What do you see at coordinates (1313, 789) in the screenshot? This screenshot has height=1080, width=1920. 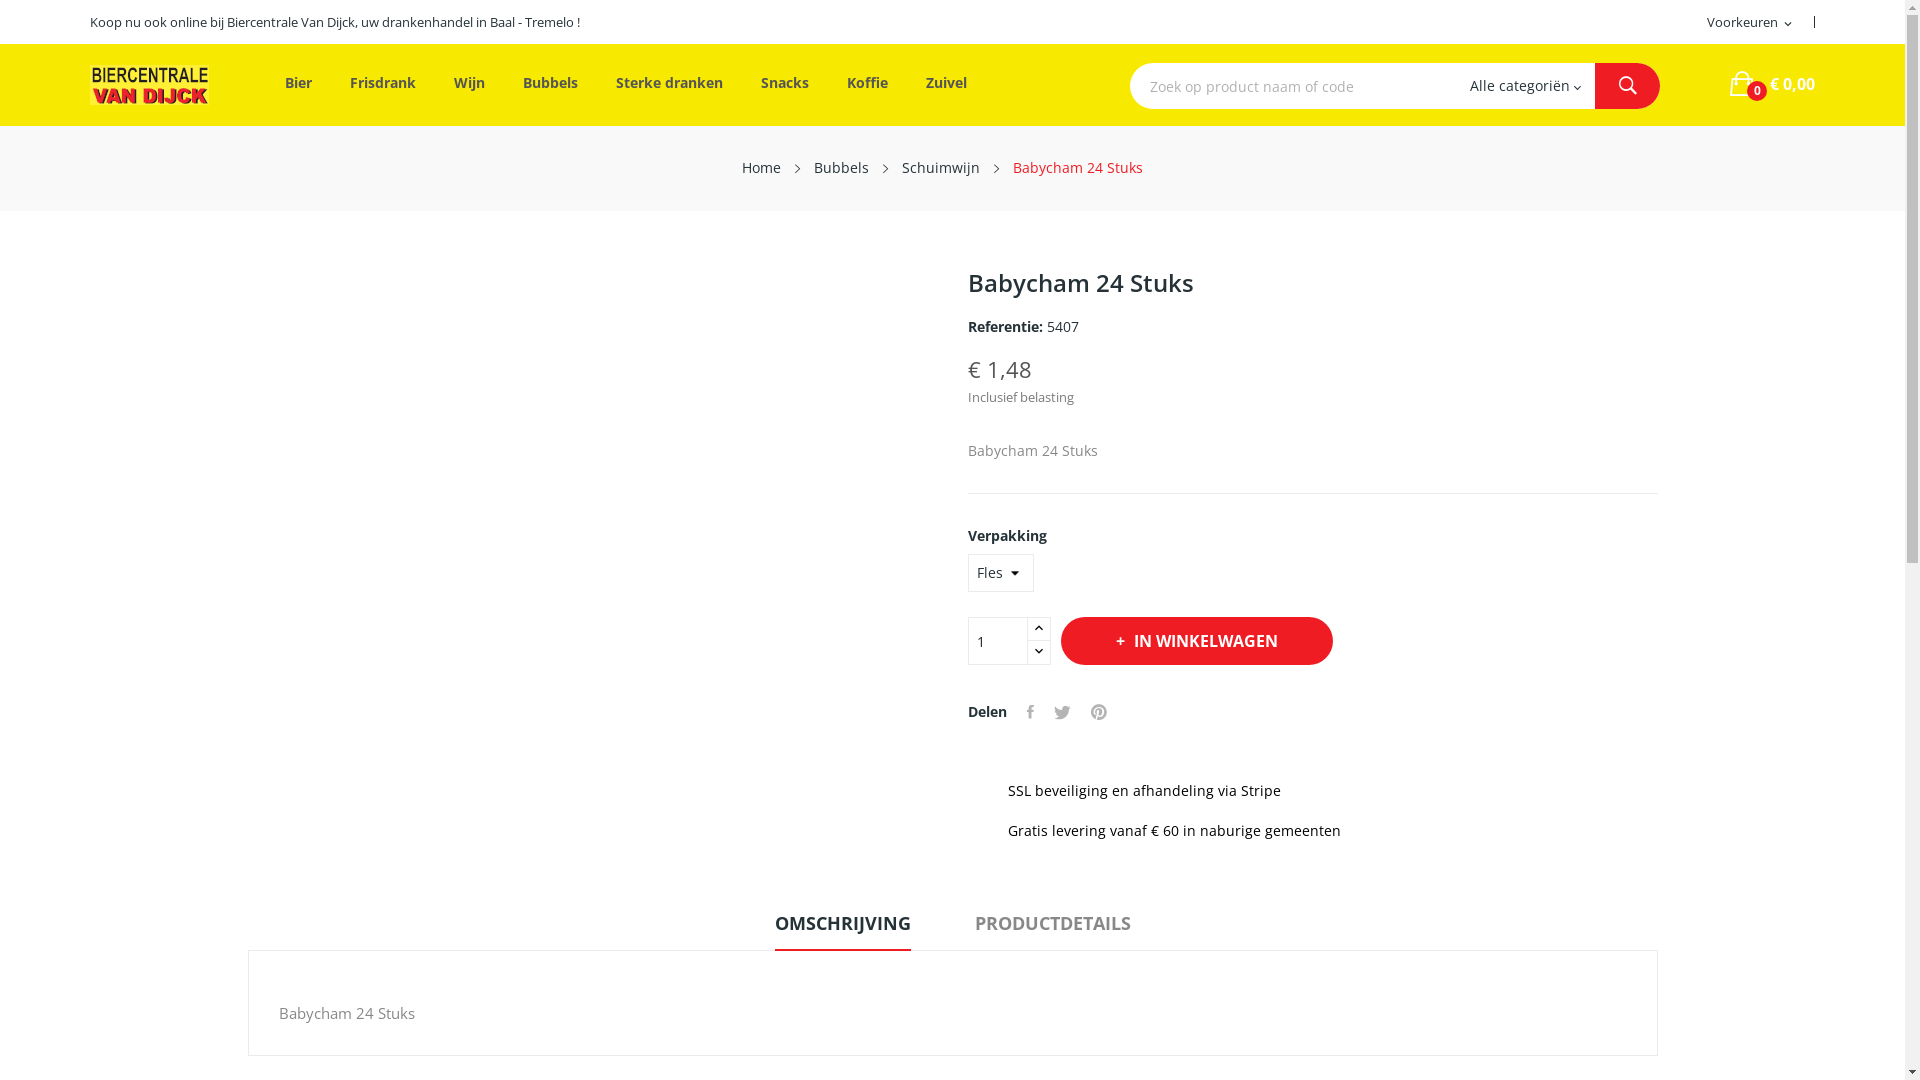 I see `'  SSL beveiliging en afhandeling via Stripe'` at bounding box center [1313, 789].